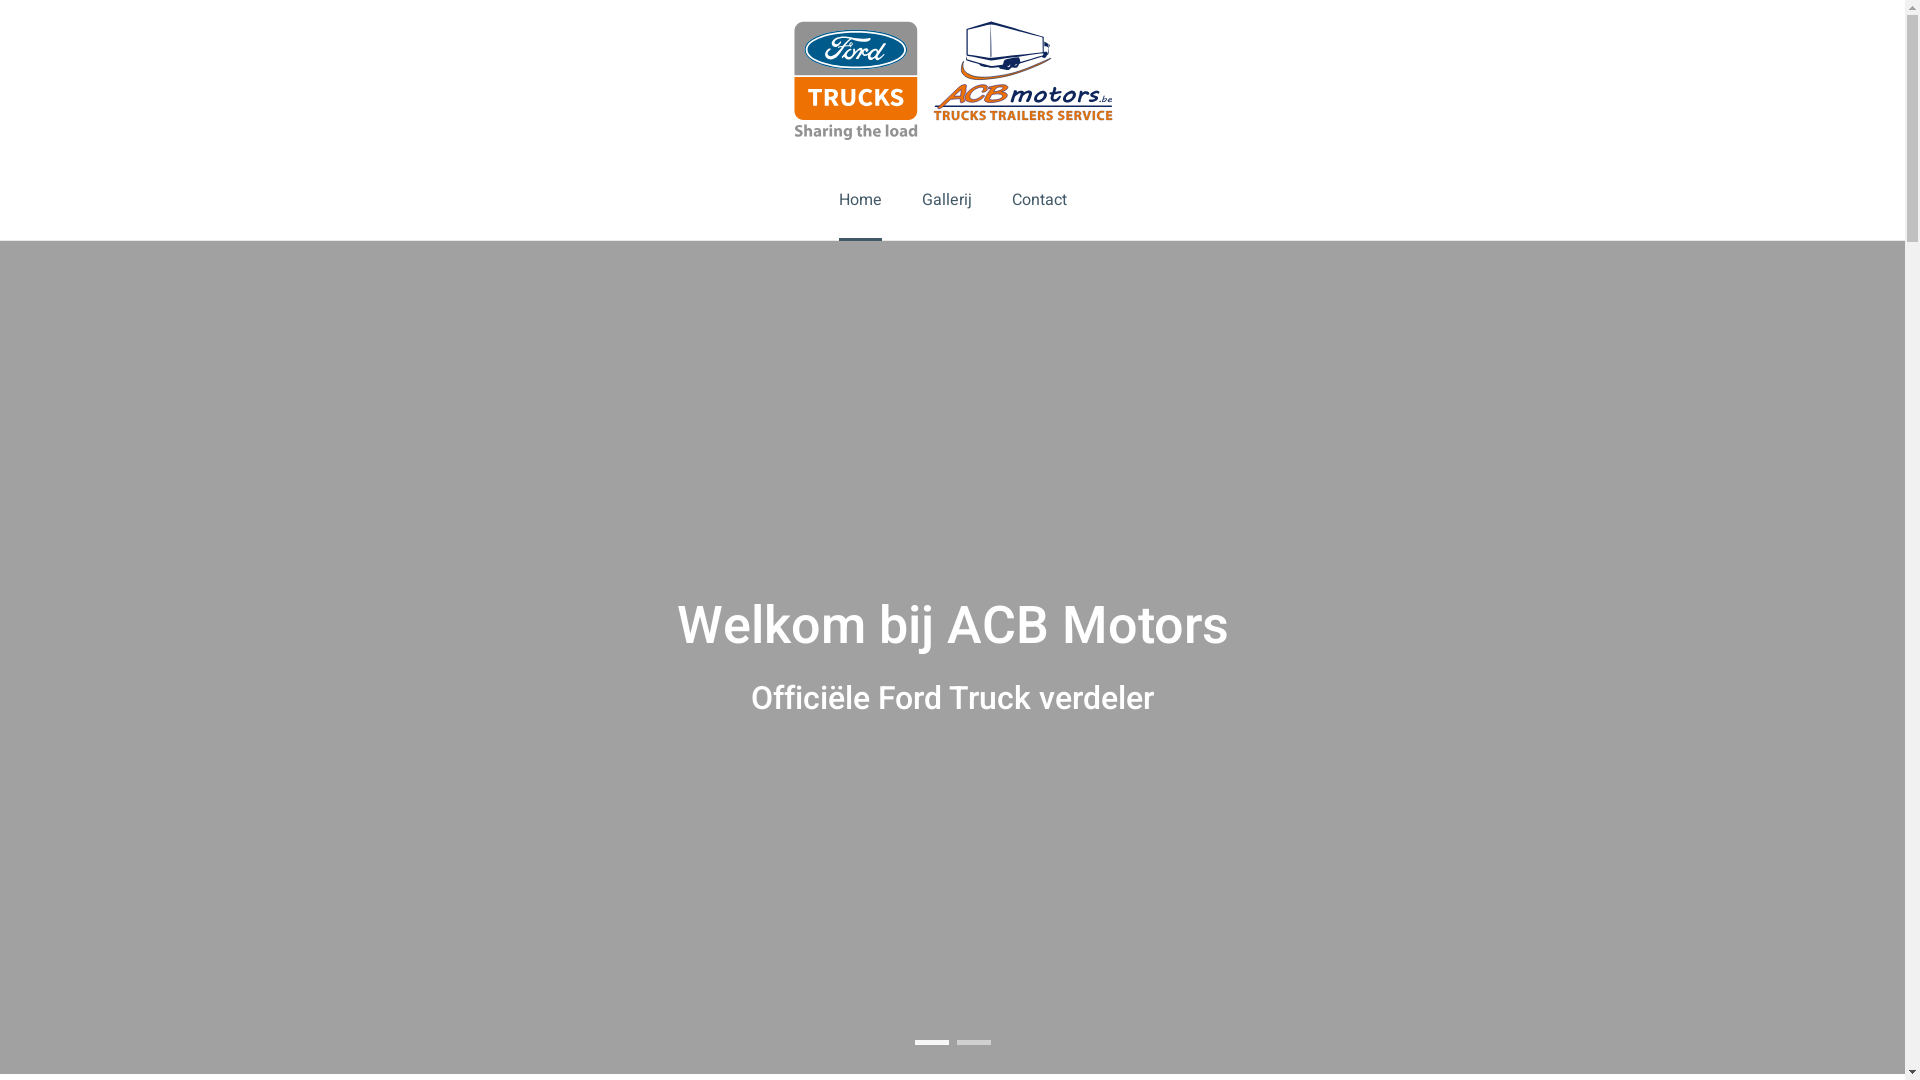 Image resolution: width=1920 pixels, height=1080 pixels. Describe the element at coordinates (912, 1041) in the screenshot. I see `'Welkom bij ACB Motors'` at that location.